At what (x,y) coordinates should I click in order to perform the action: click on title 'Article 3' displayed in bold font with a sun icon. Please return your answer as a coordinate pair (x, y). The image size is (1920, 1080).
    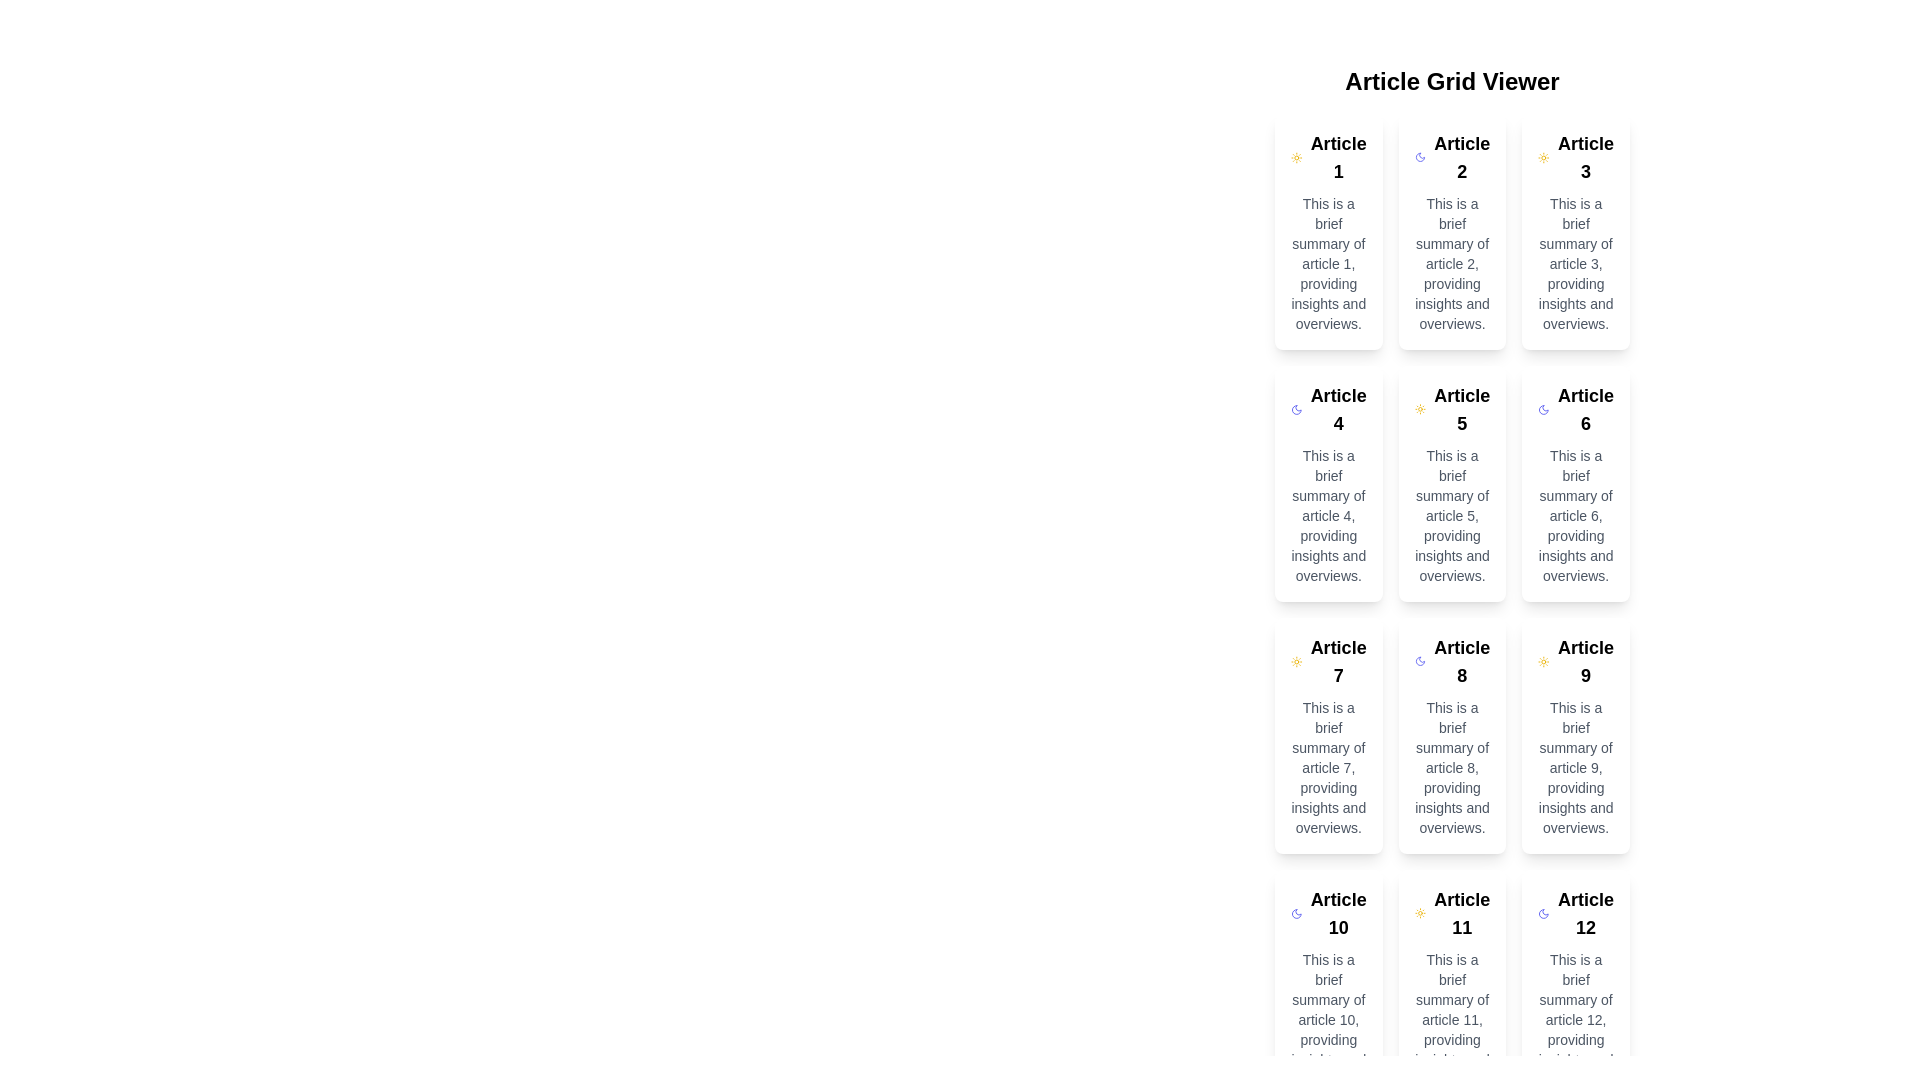
    Looking at the image, I should click on (1575, 157).